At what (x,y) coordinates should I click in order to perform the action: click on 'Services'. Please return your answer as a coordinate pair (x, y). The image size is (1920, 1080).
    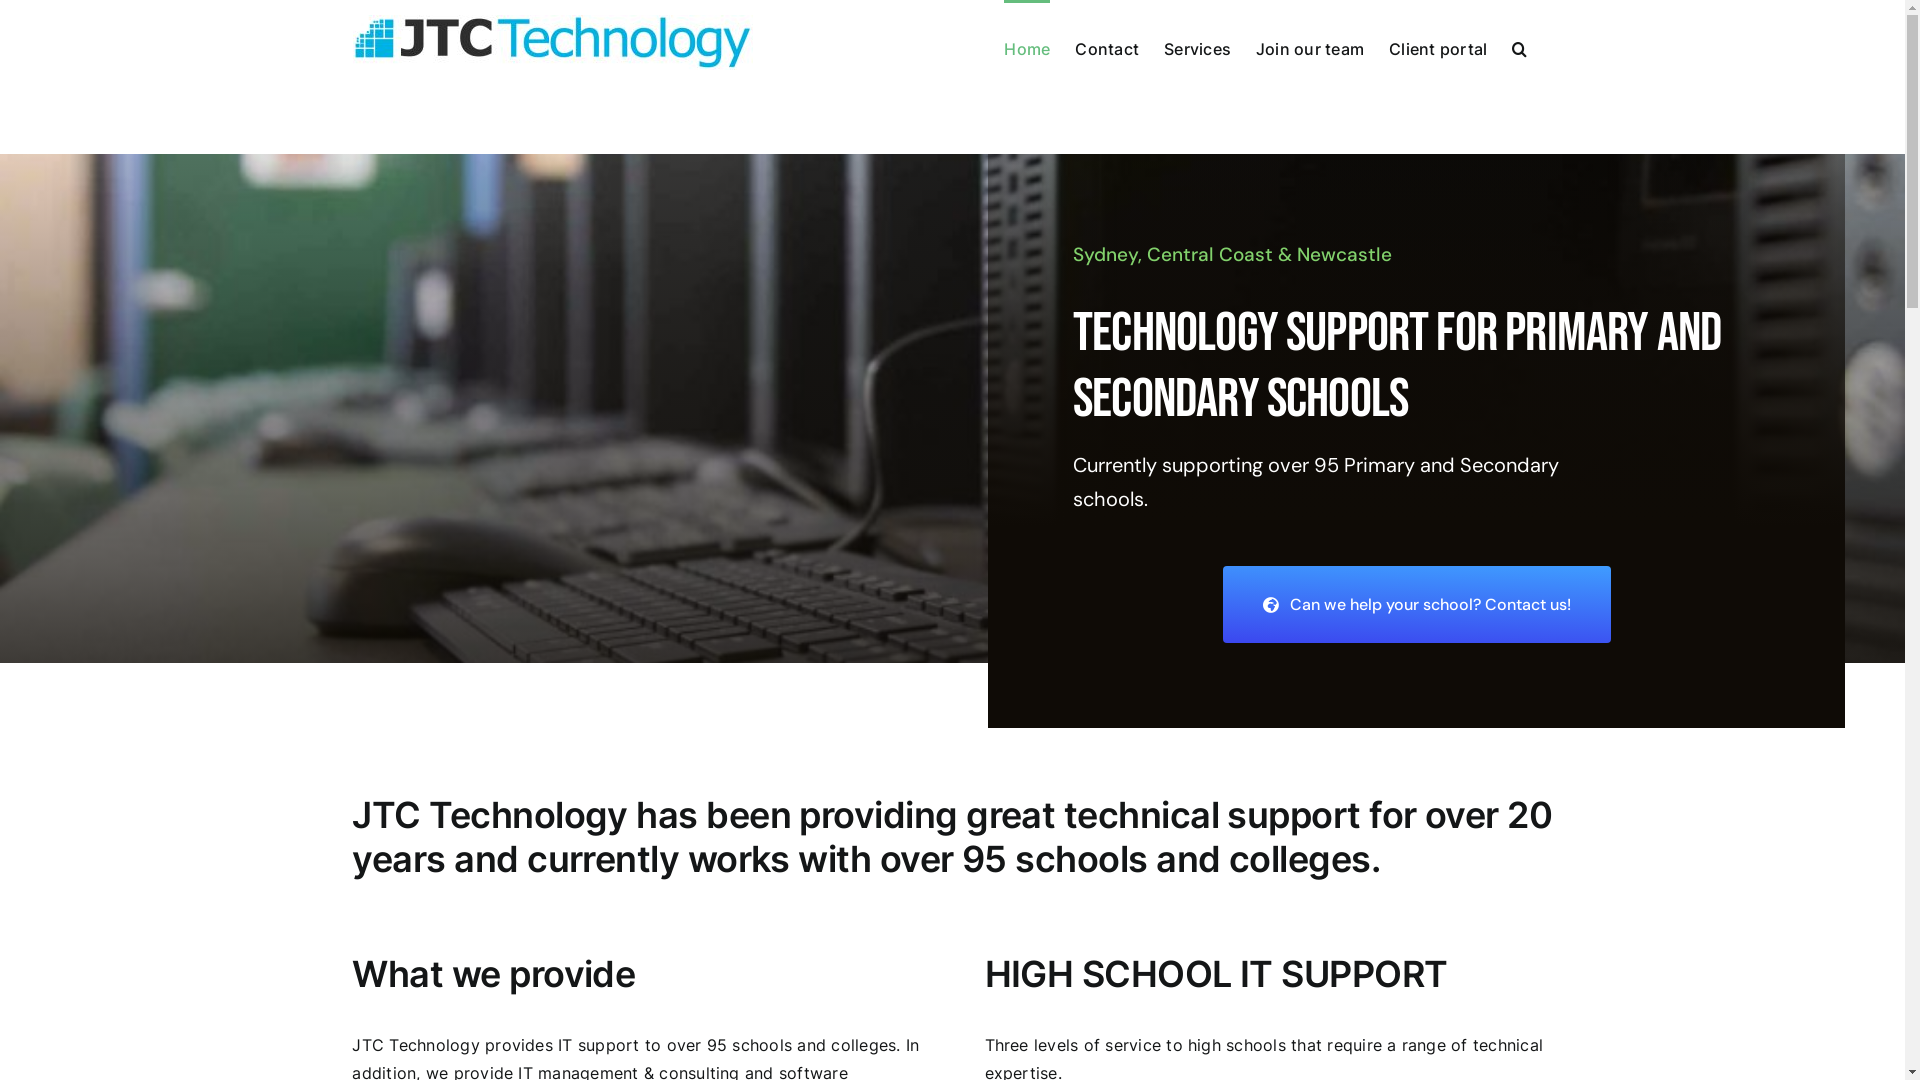
    Looking at the image, I should click on (1163, 45).